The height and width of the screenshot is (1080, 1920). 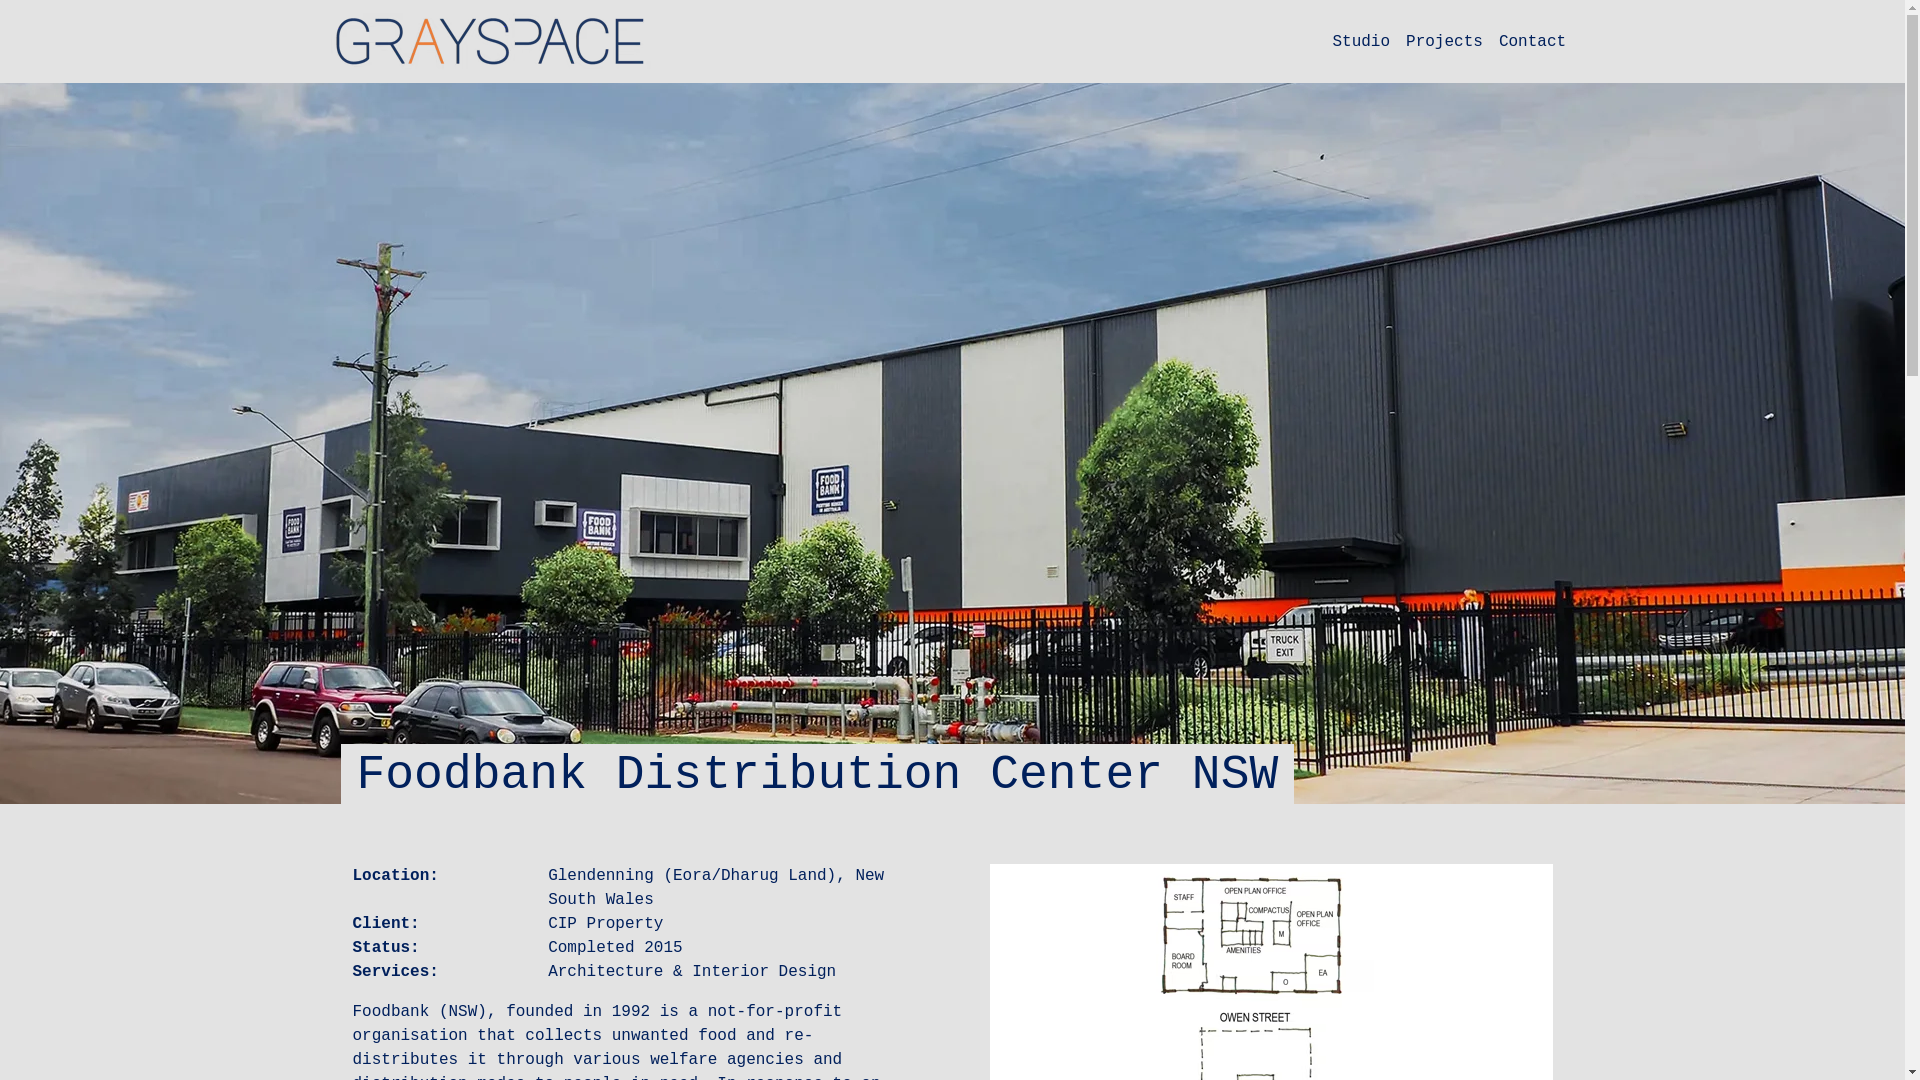 What do you see at coordinates (1444, 42) in the screenshot?
I see `'Projects'` at bounding box center [1444, 42].